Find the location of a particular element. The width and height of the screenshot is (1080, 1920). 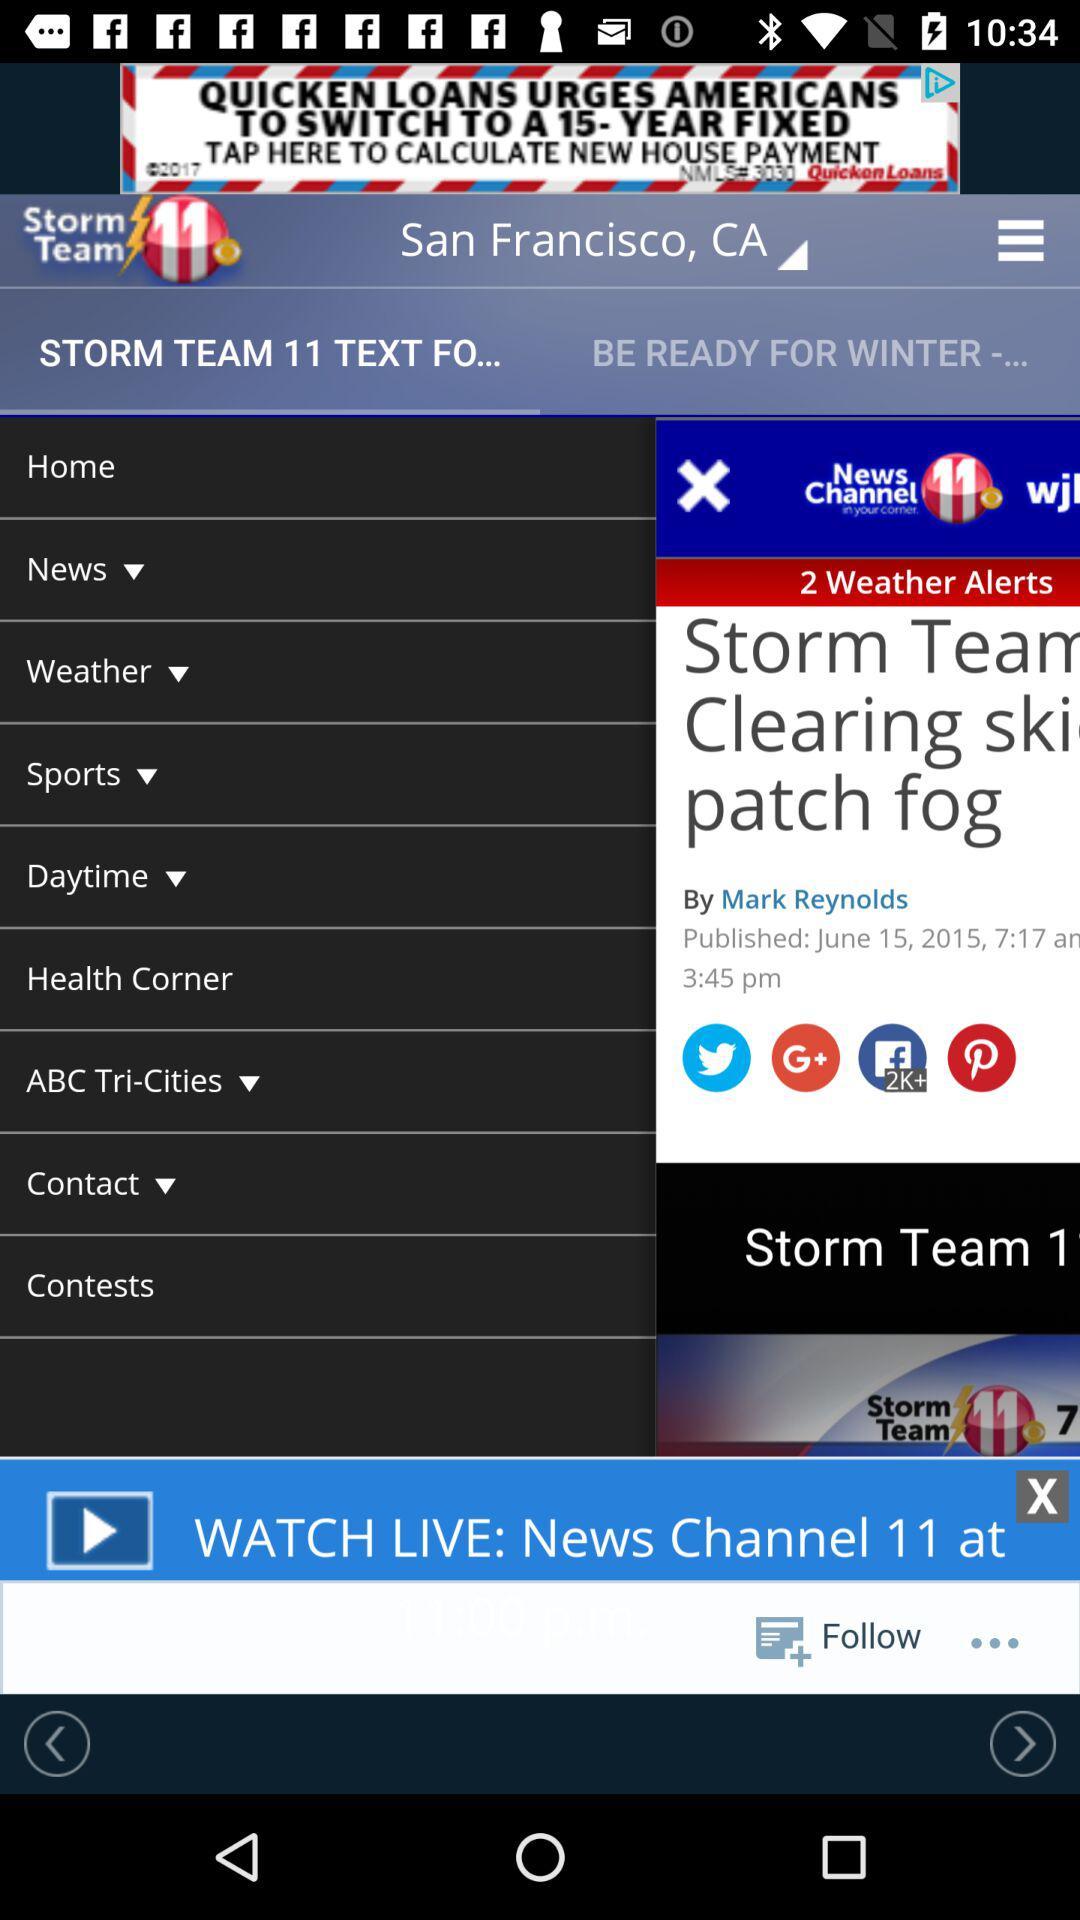

open weather forecast is located at coordinates (131, 240).